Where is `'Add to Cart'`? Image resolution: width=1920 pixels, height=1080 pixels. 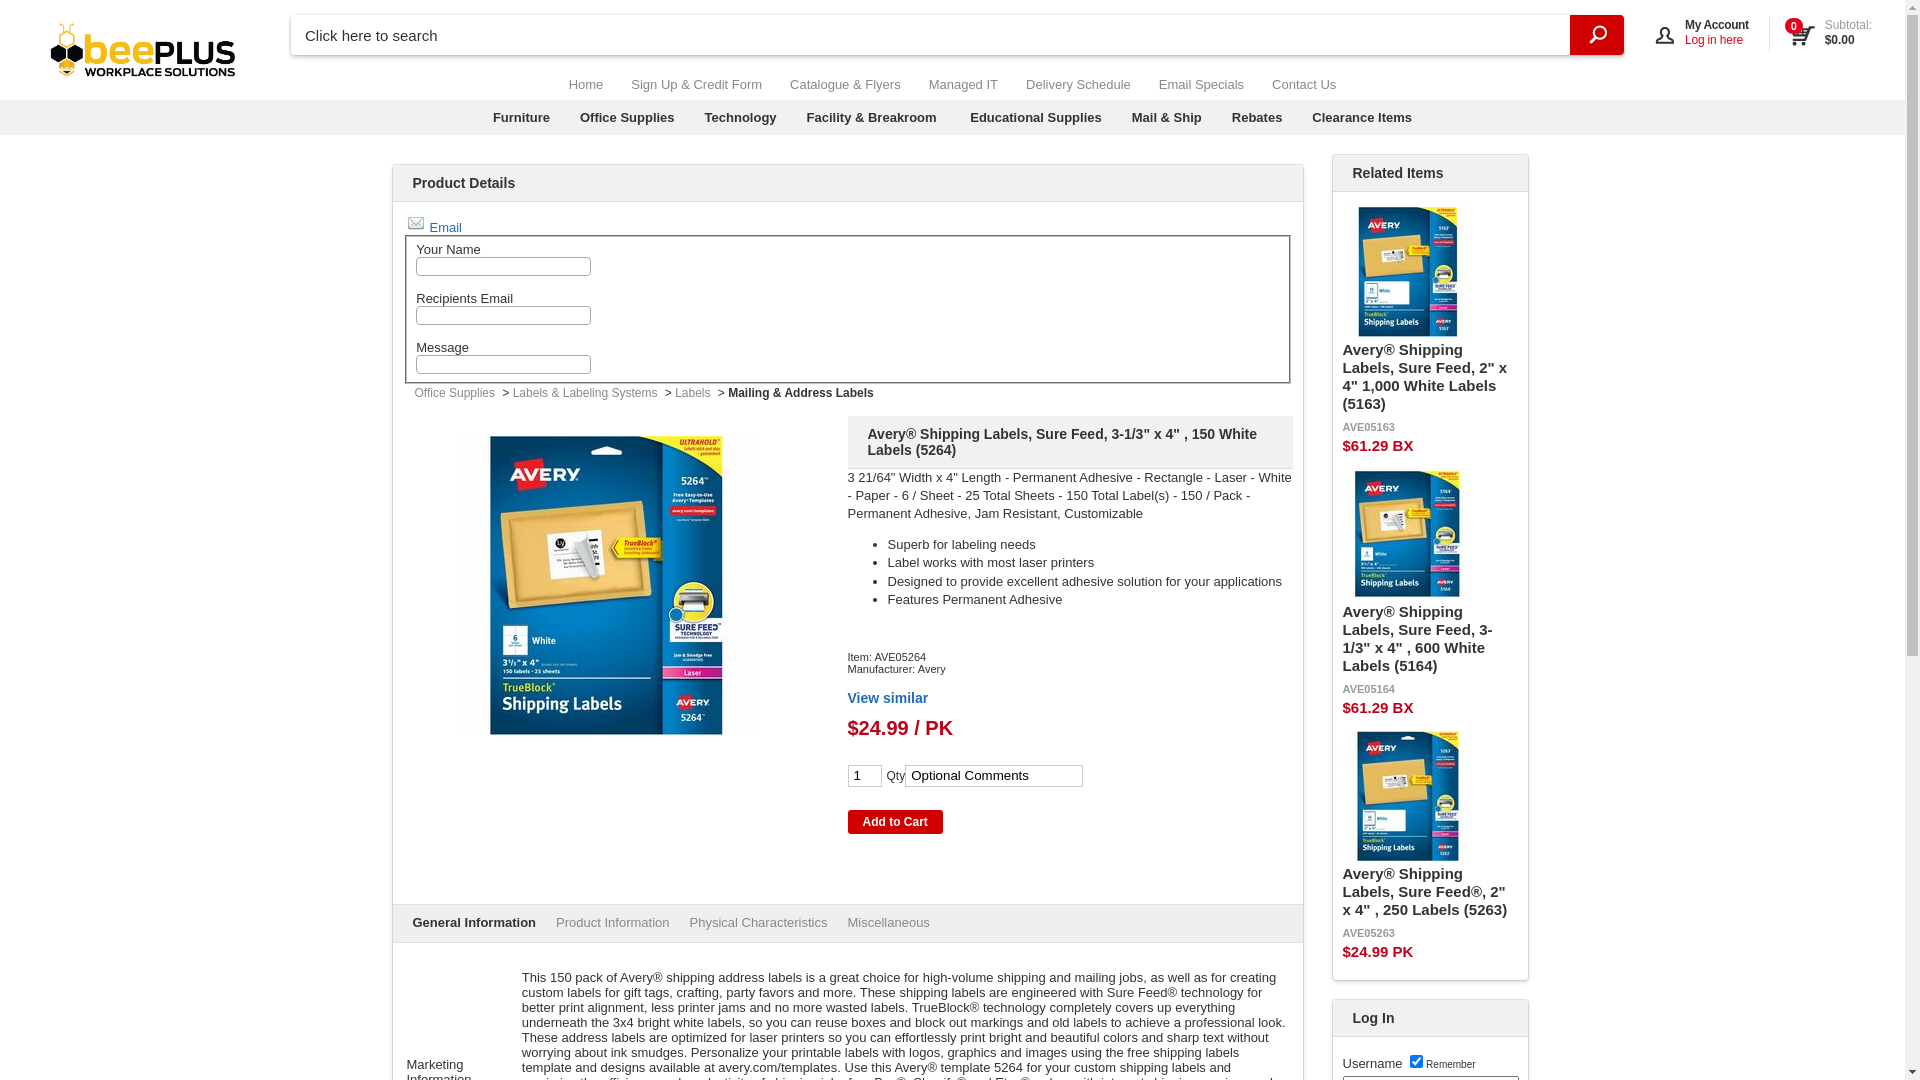 'Add to Cart' is located at coordinates (894, 821).